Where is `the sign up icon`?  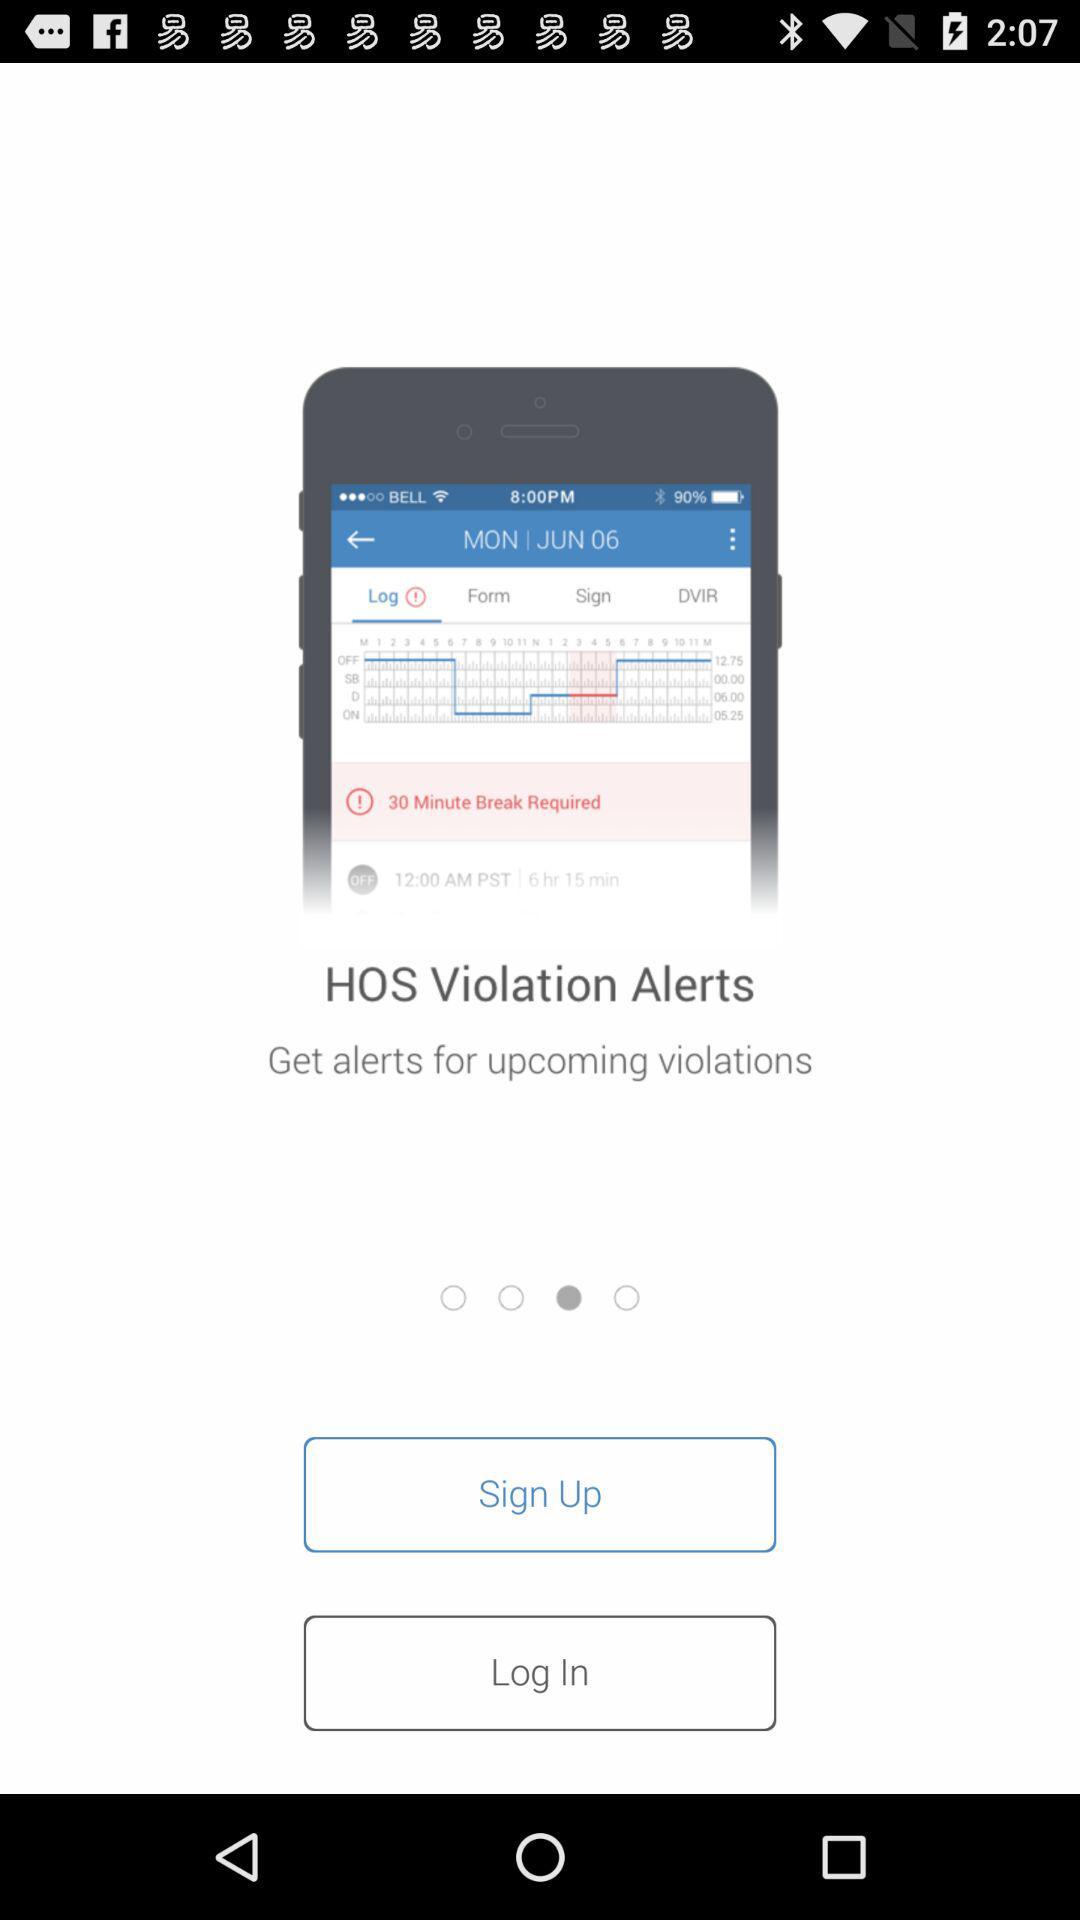
the sign up icon is located at coordinates (540, 1494).